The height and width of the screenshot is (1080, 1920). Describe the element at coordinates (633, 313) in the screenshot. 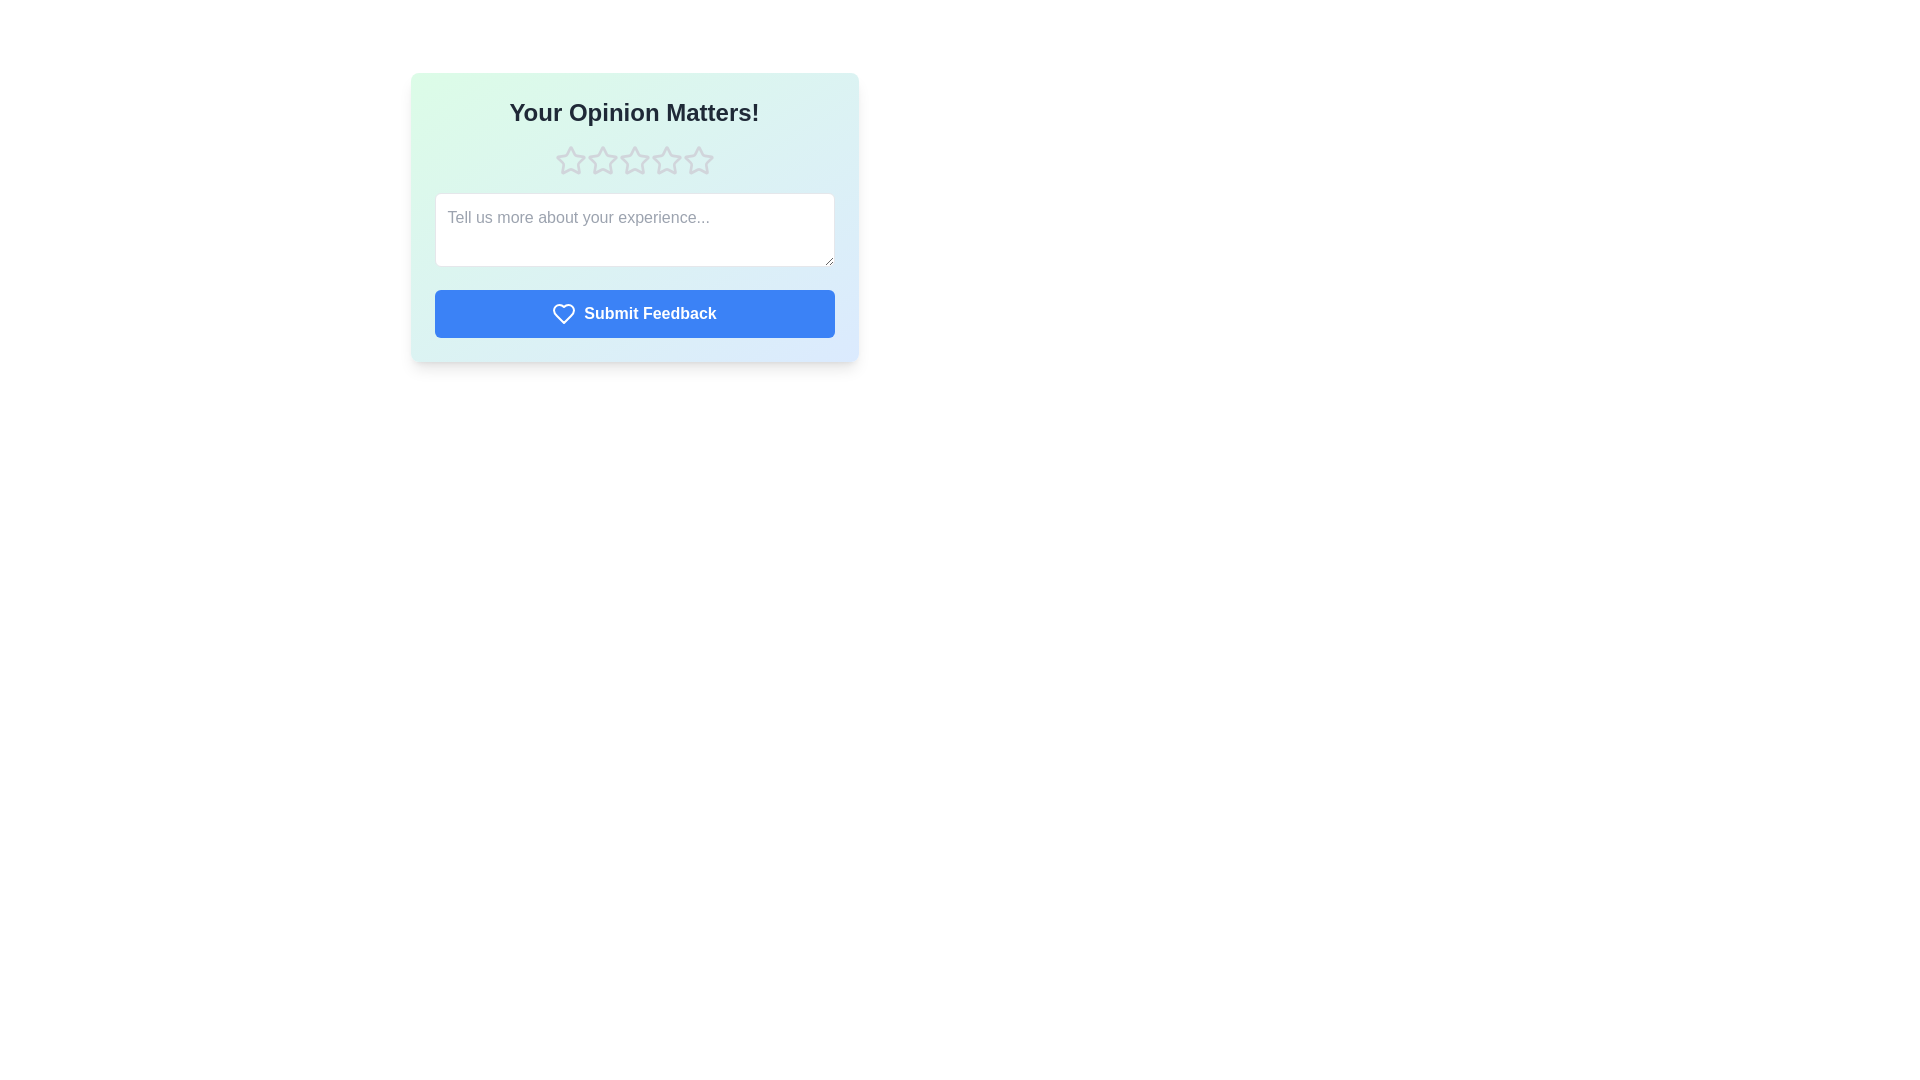

I see `the 'Submit Feedback' button, which is a horizontally-aligned button with a blue background and white text, to change its color from blue to a darker blue` at that location.